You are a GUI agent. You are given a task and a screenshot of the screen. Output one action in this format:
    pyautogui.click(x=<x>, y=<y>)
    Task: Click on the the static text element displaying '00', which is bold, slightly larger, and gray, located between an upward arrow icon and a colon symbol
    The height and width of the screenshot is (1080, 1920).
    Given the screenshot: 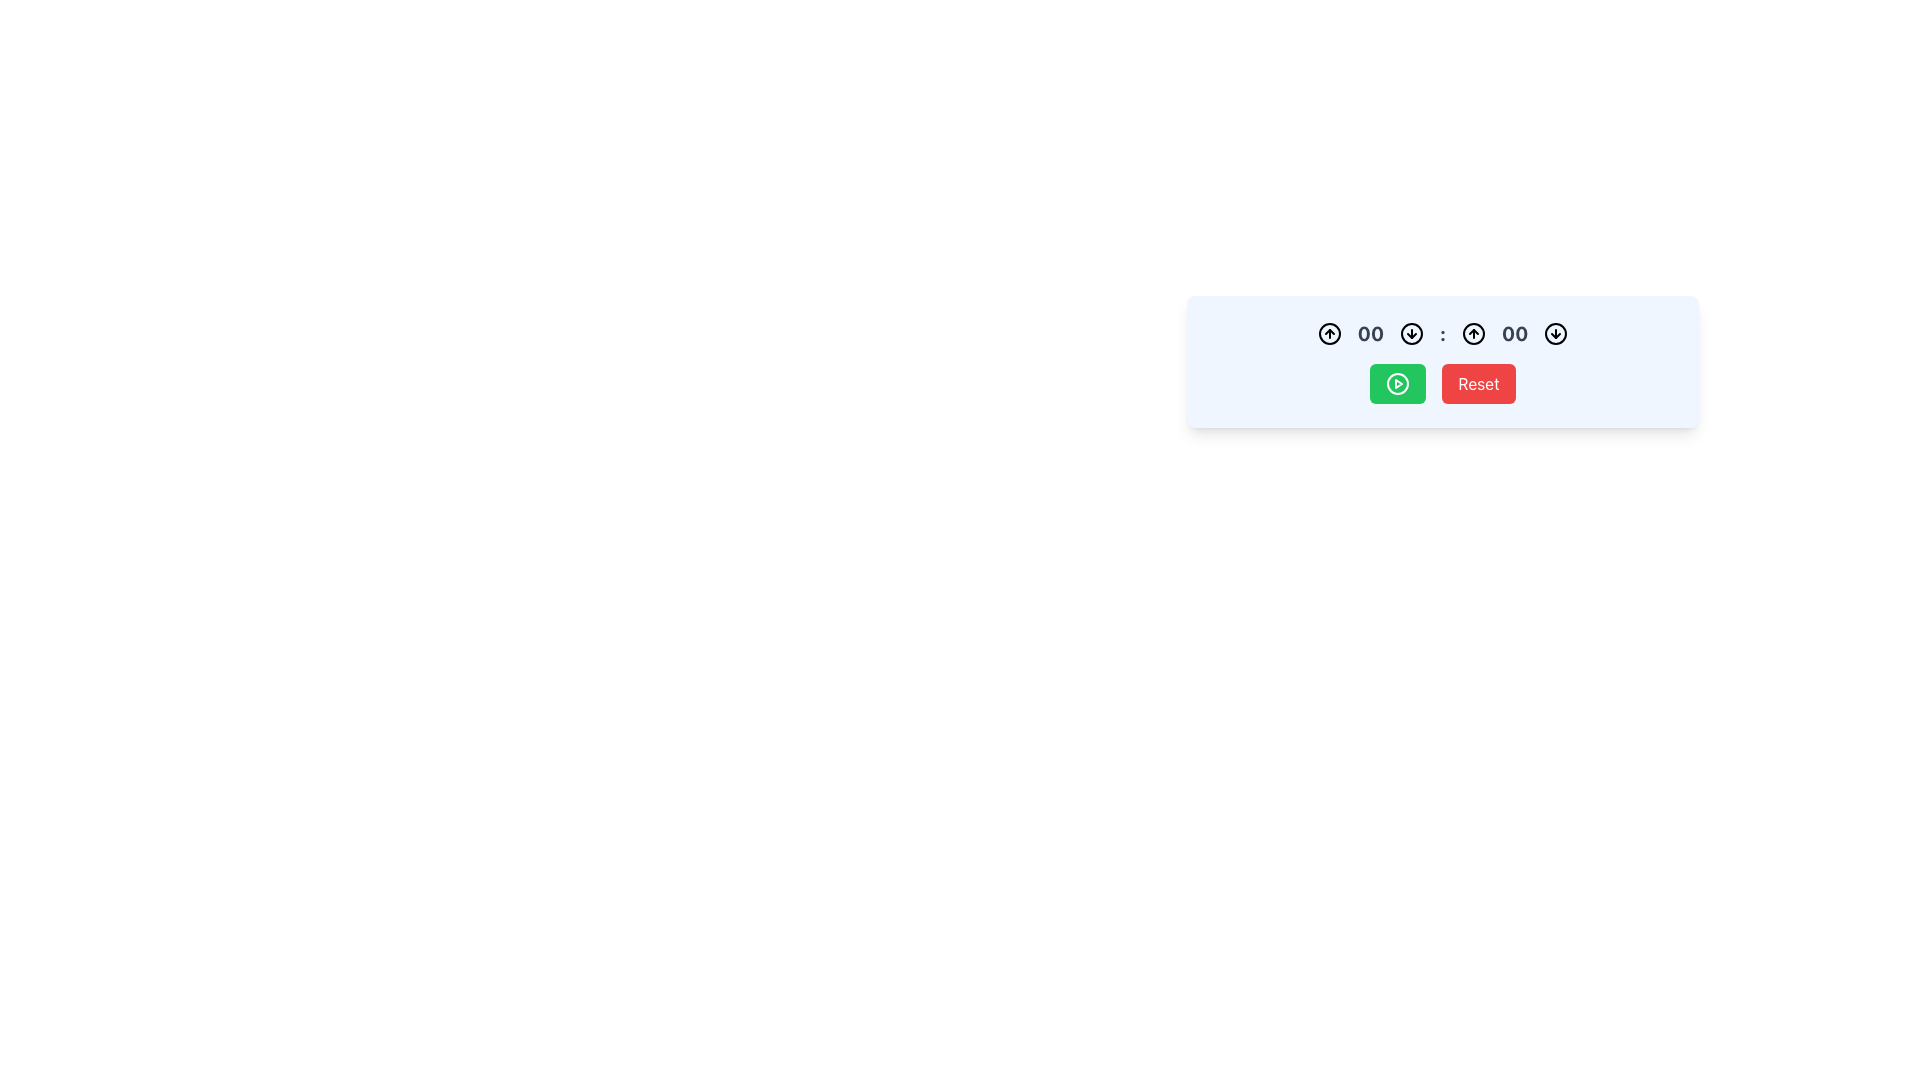 What is the action you would take?
    pyautogui.click(x=1369, y=333)
    